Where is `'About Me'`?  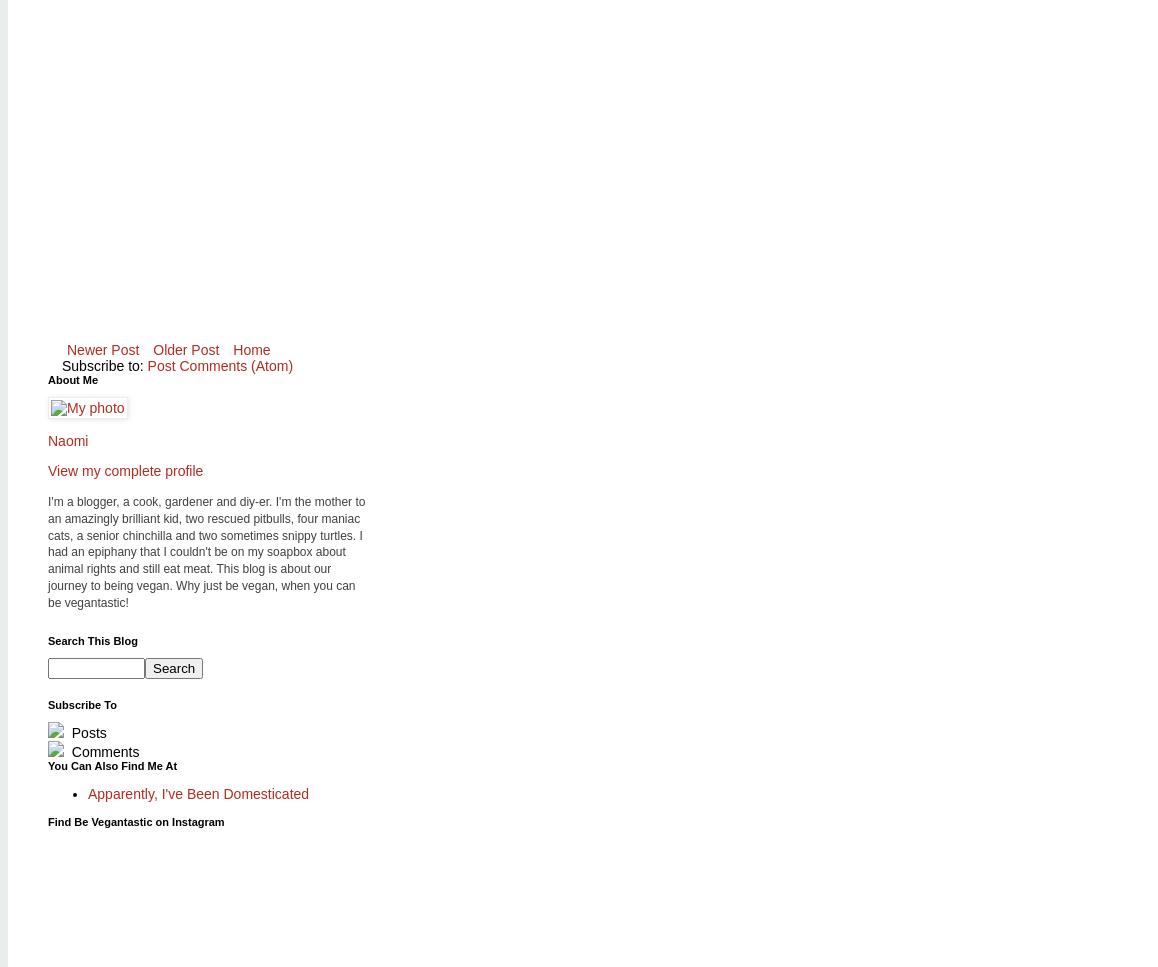 'About Me' is located at coordinates (72, 380).